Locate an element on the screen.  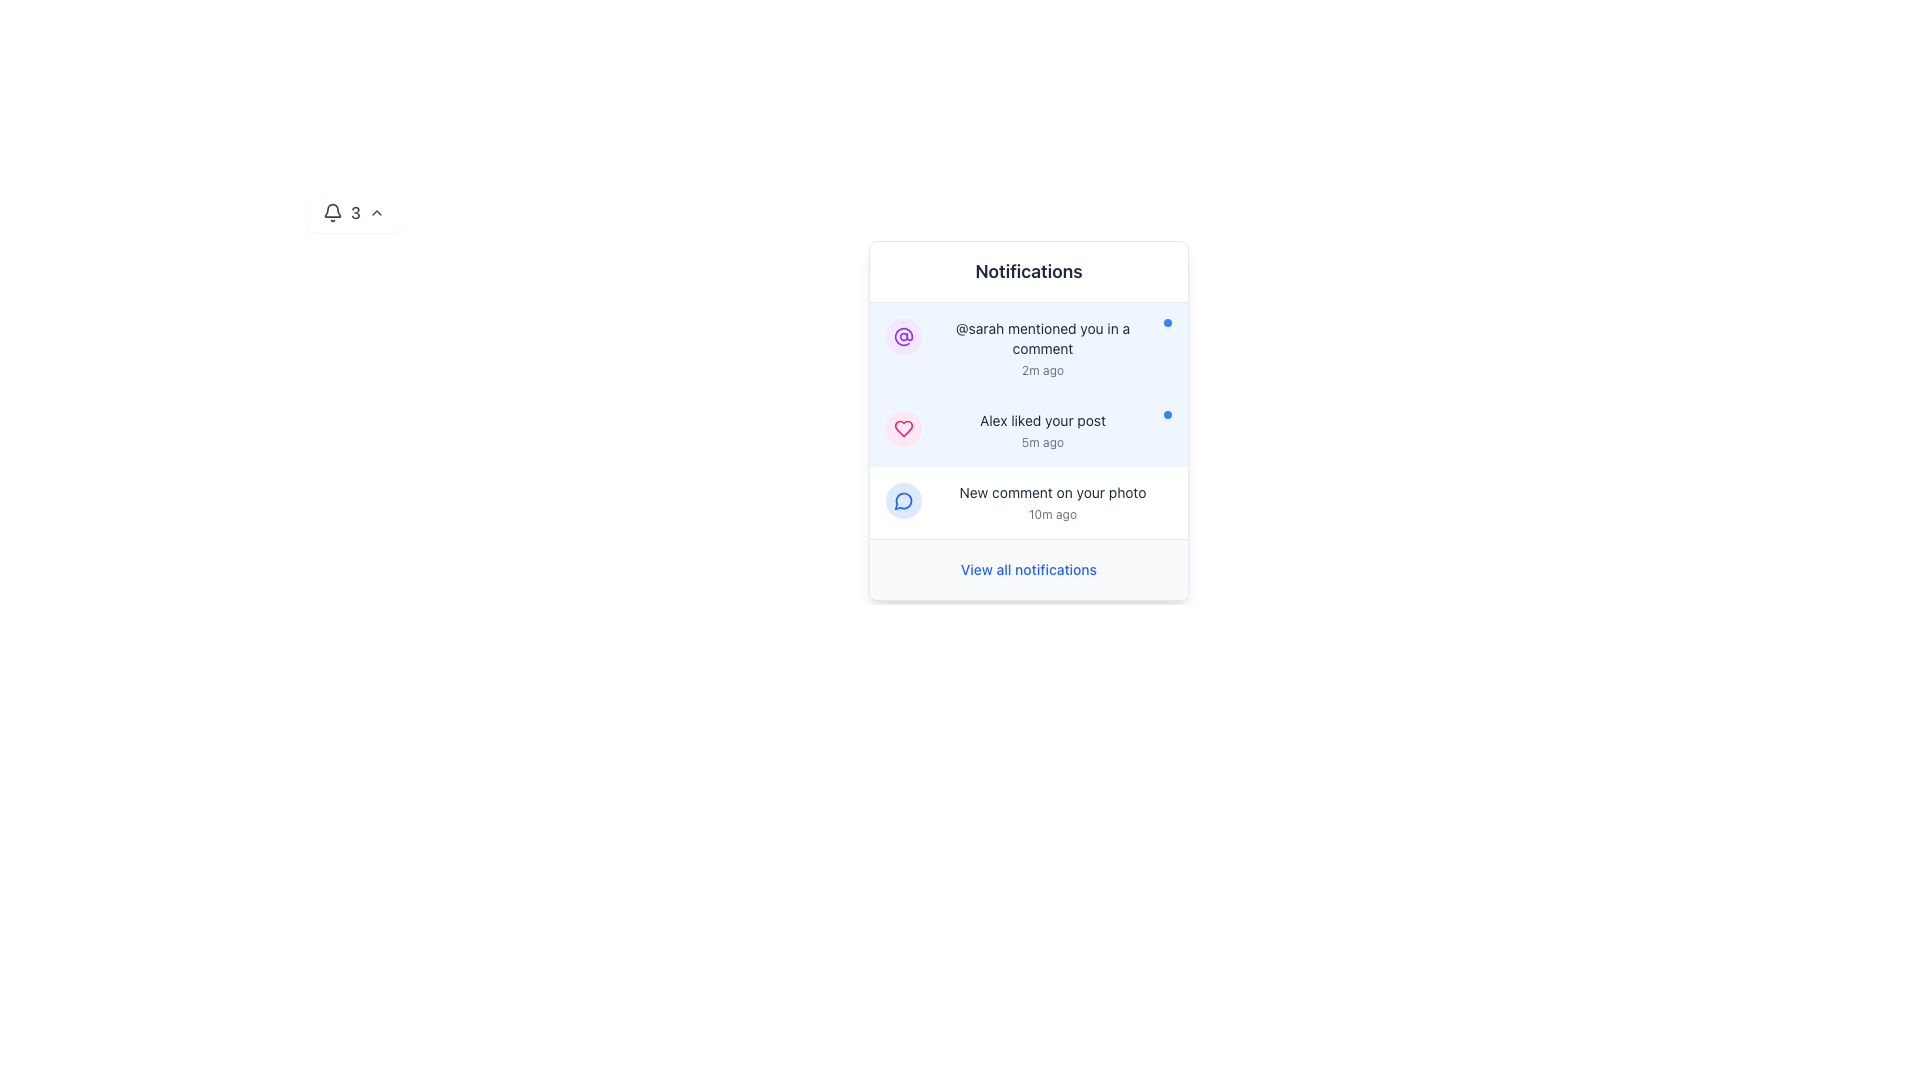
the downward-facing chevron icon with a thin black outline located at the rightmost side of the notification toggle is located at coordinates (376, 212).